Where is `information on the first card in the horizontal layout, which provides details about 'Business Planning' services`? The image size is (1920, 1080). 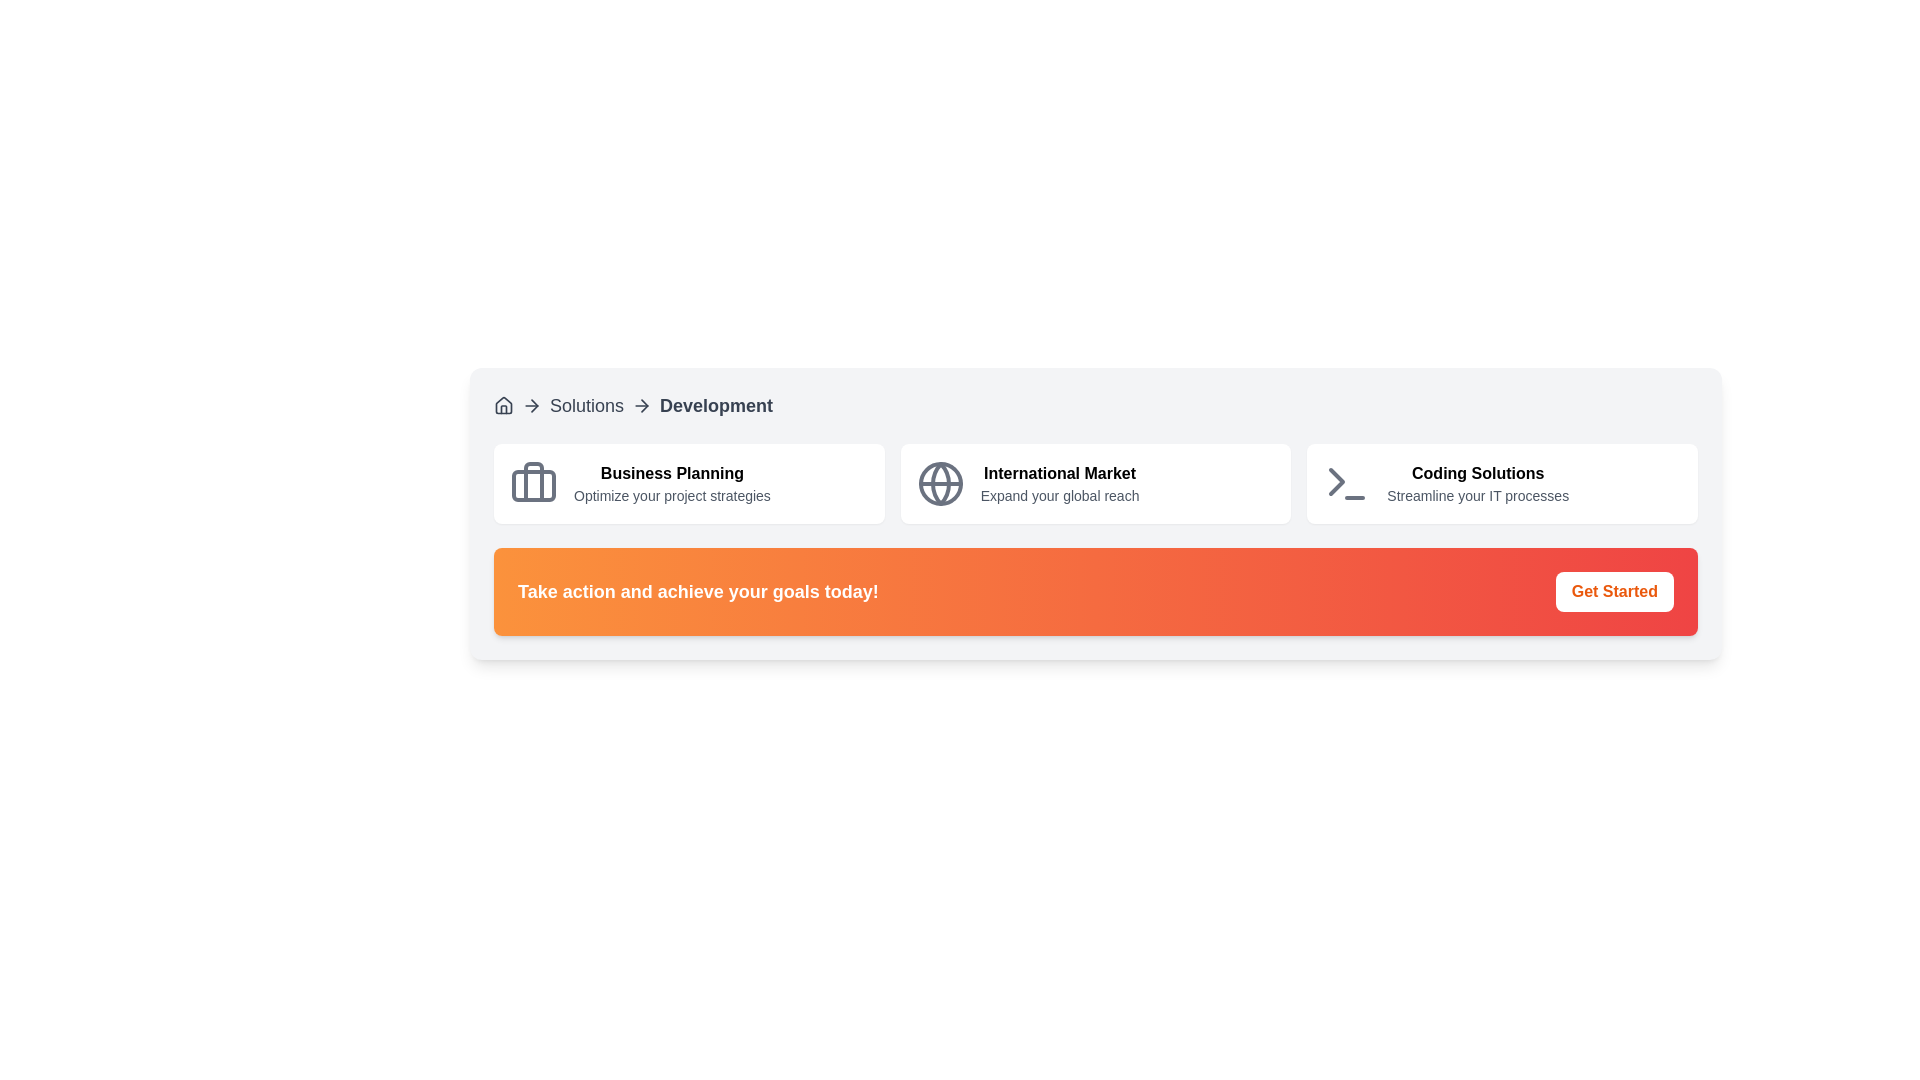 information on the first card in the horizontal layout, which provides details about 'Business Planning' services is located at coordinates (689, 483).